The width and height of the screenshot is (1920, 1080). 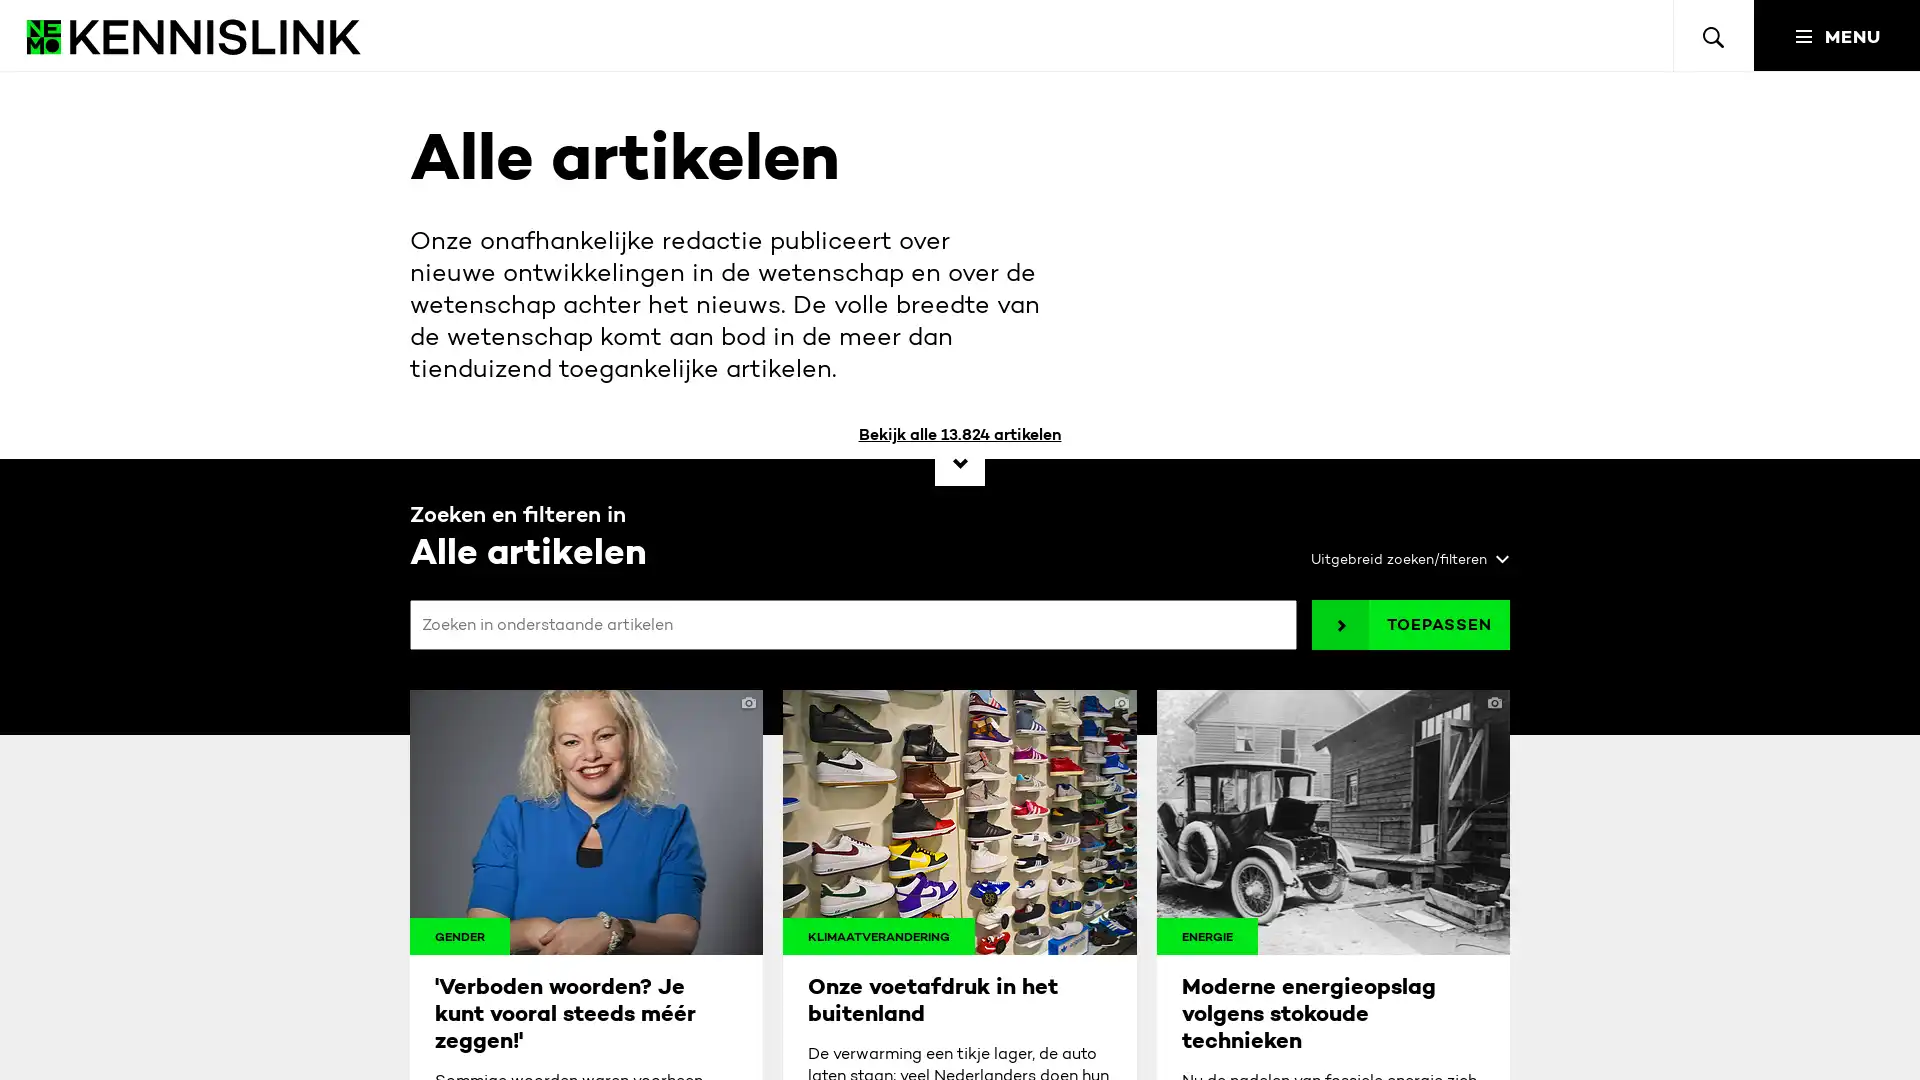 What do you see at coordinates (1402, 560) in the screenshot?
I see `Uitgebreid zoeken/filteren` at bounding box center [1402, 560].